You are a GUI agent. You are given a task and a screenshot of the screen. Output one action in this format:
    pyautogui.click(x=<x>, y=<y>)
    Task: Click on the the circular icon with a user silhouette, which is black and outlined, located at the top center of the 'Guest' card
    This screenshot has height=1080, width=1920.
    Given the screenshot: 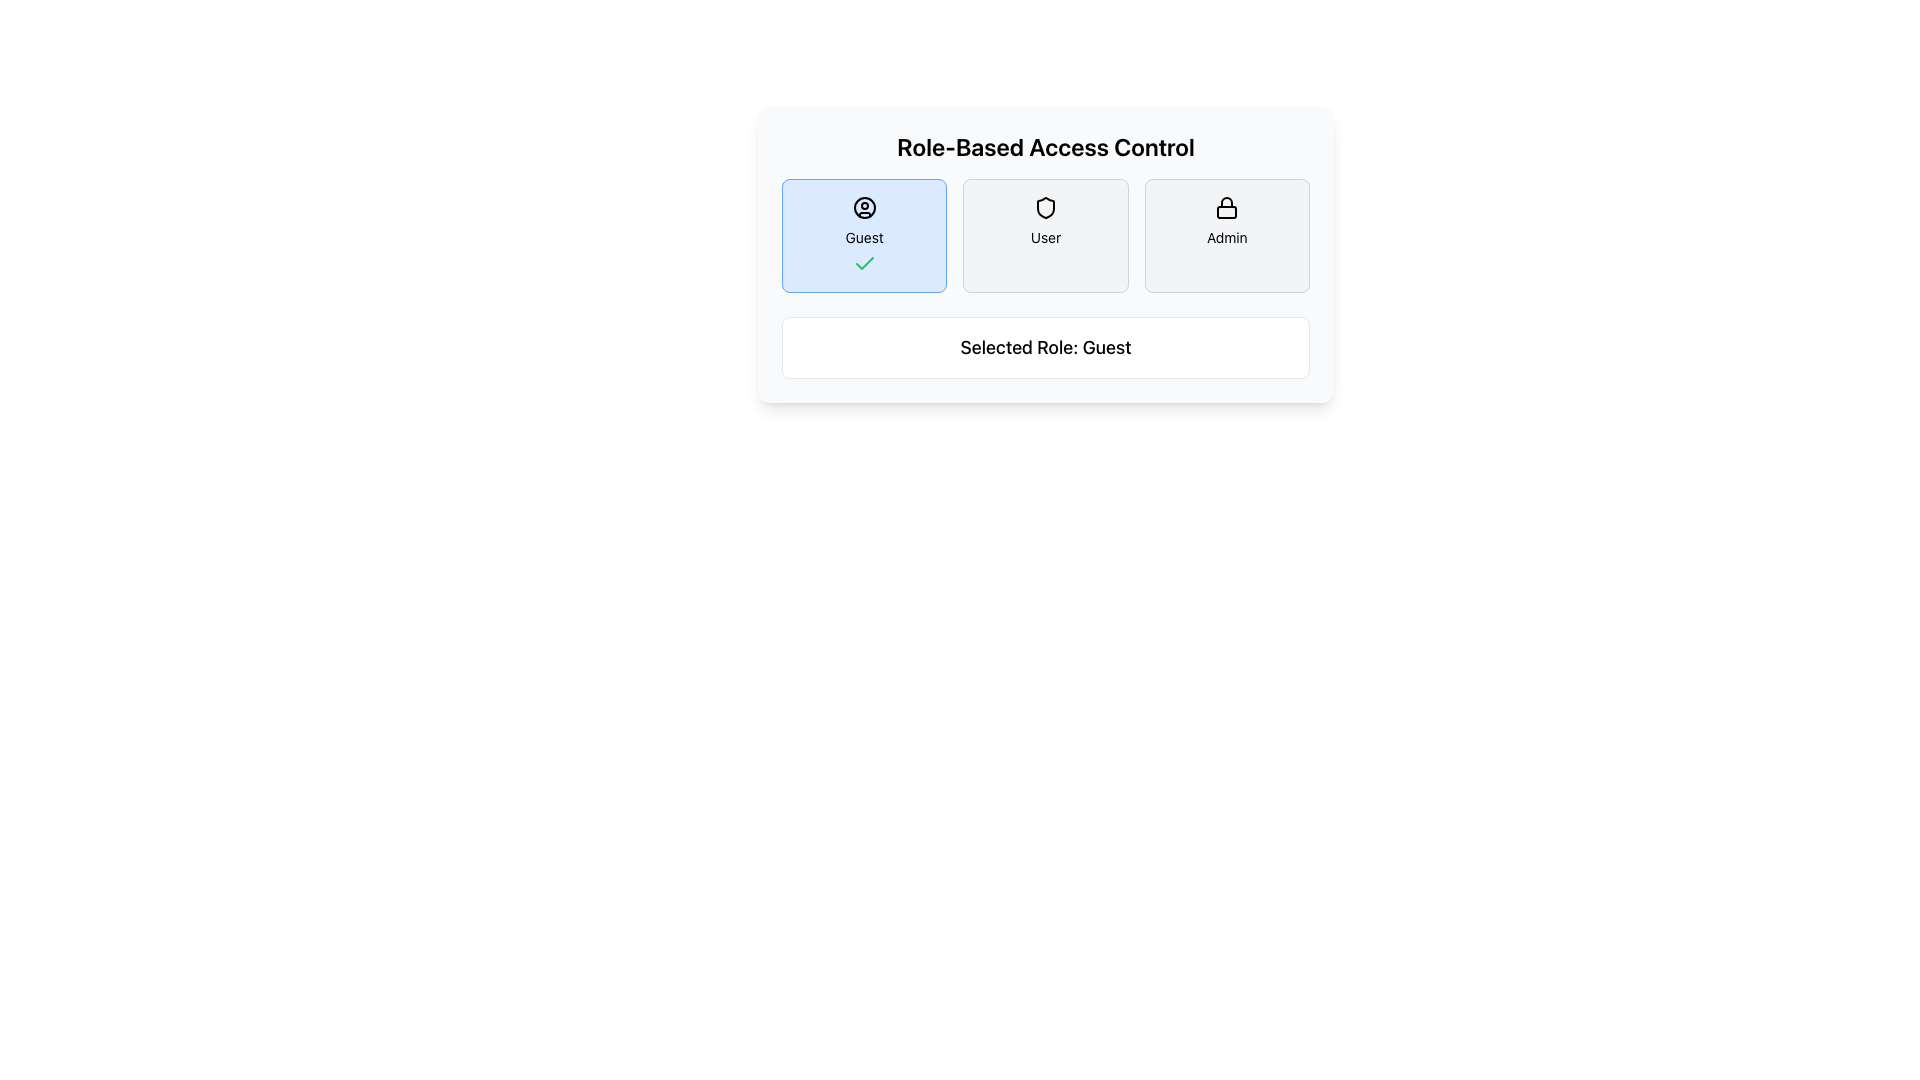 What is the action you would take?
    pyautogui.click(x=864, y=208)
    